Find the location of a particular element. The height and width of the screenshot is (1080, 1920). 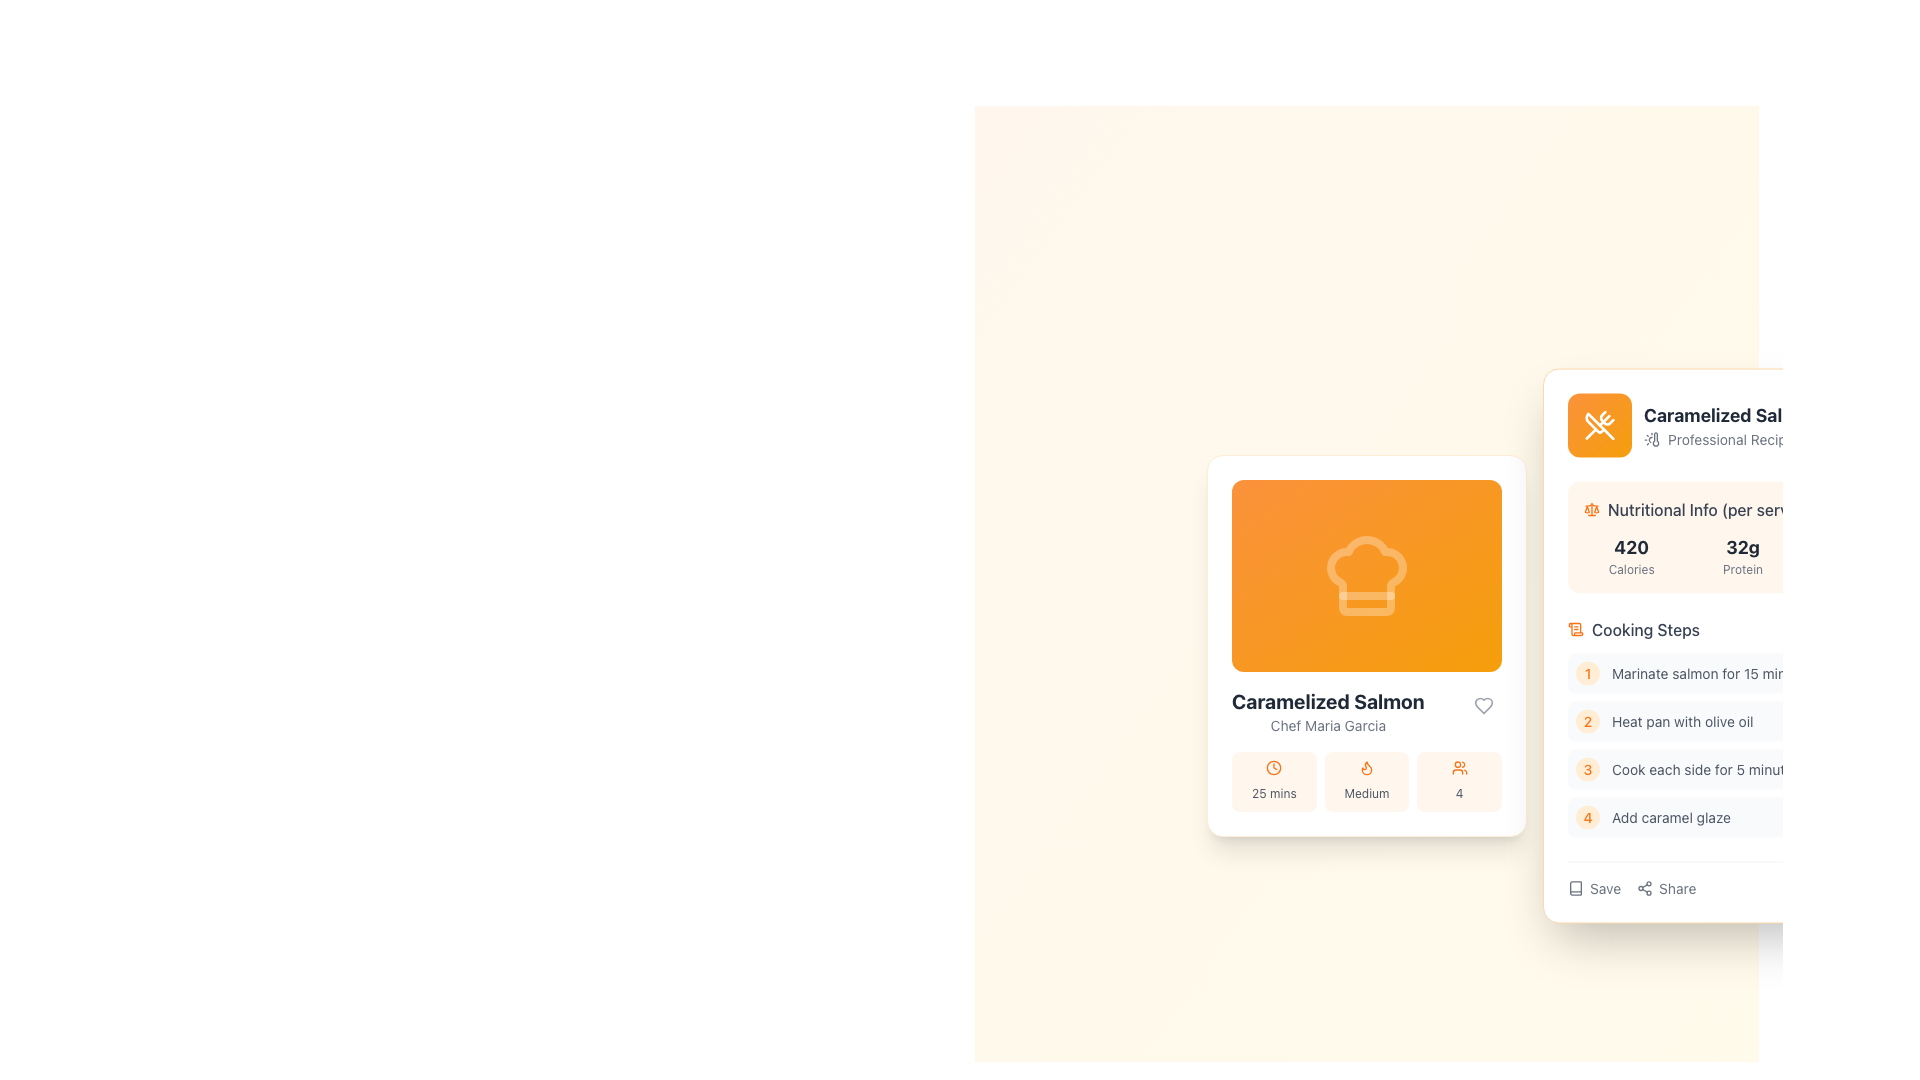

the circular badge with a soft orange background and white border, featuring the number '3' in bold orange text, which is located before the step description 'Cook each side for 5 minutes' is located at coordinates (1587, 767).